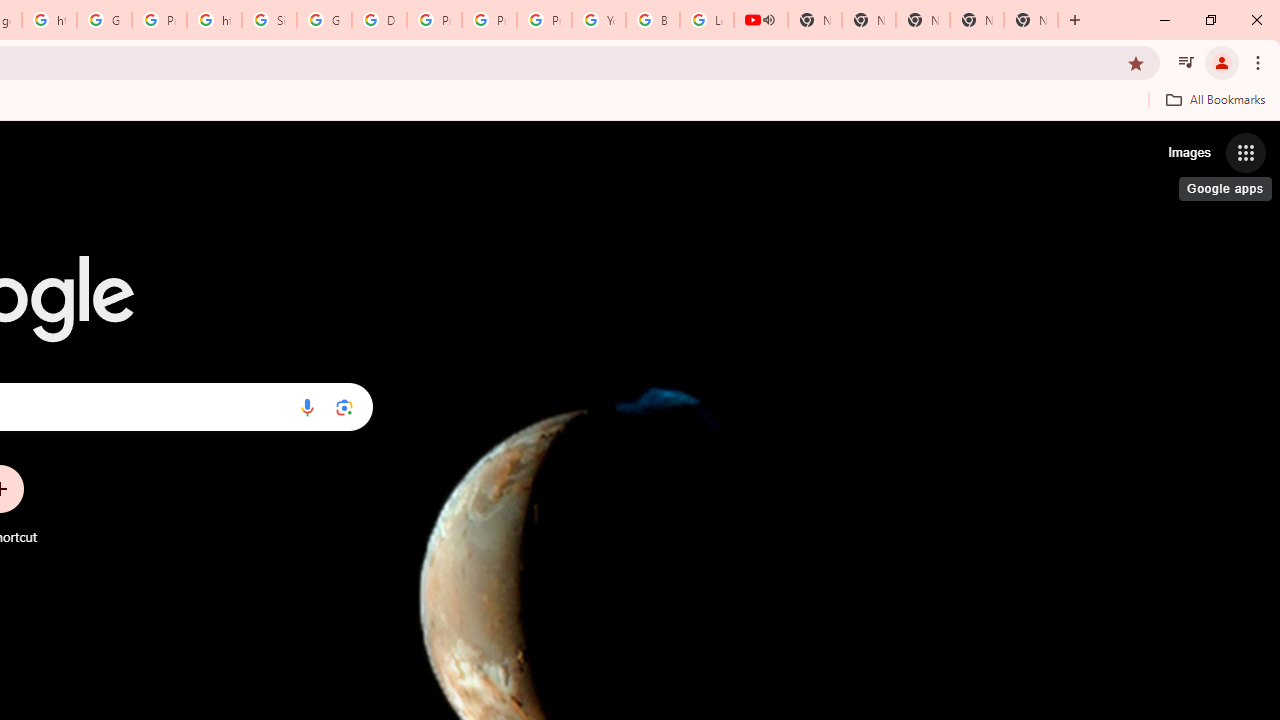 The image size is (1280, 720). Describe the element at coordinates (1220, 61) in the screenshot. I see `'You'` at that location.